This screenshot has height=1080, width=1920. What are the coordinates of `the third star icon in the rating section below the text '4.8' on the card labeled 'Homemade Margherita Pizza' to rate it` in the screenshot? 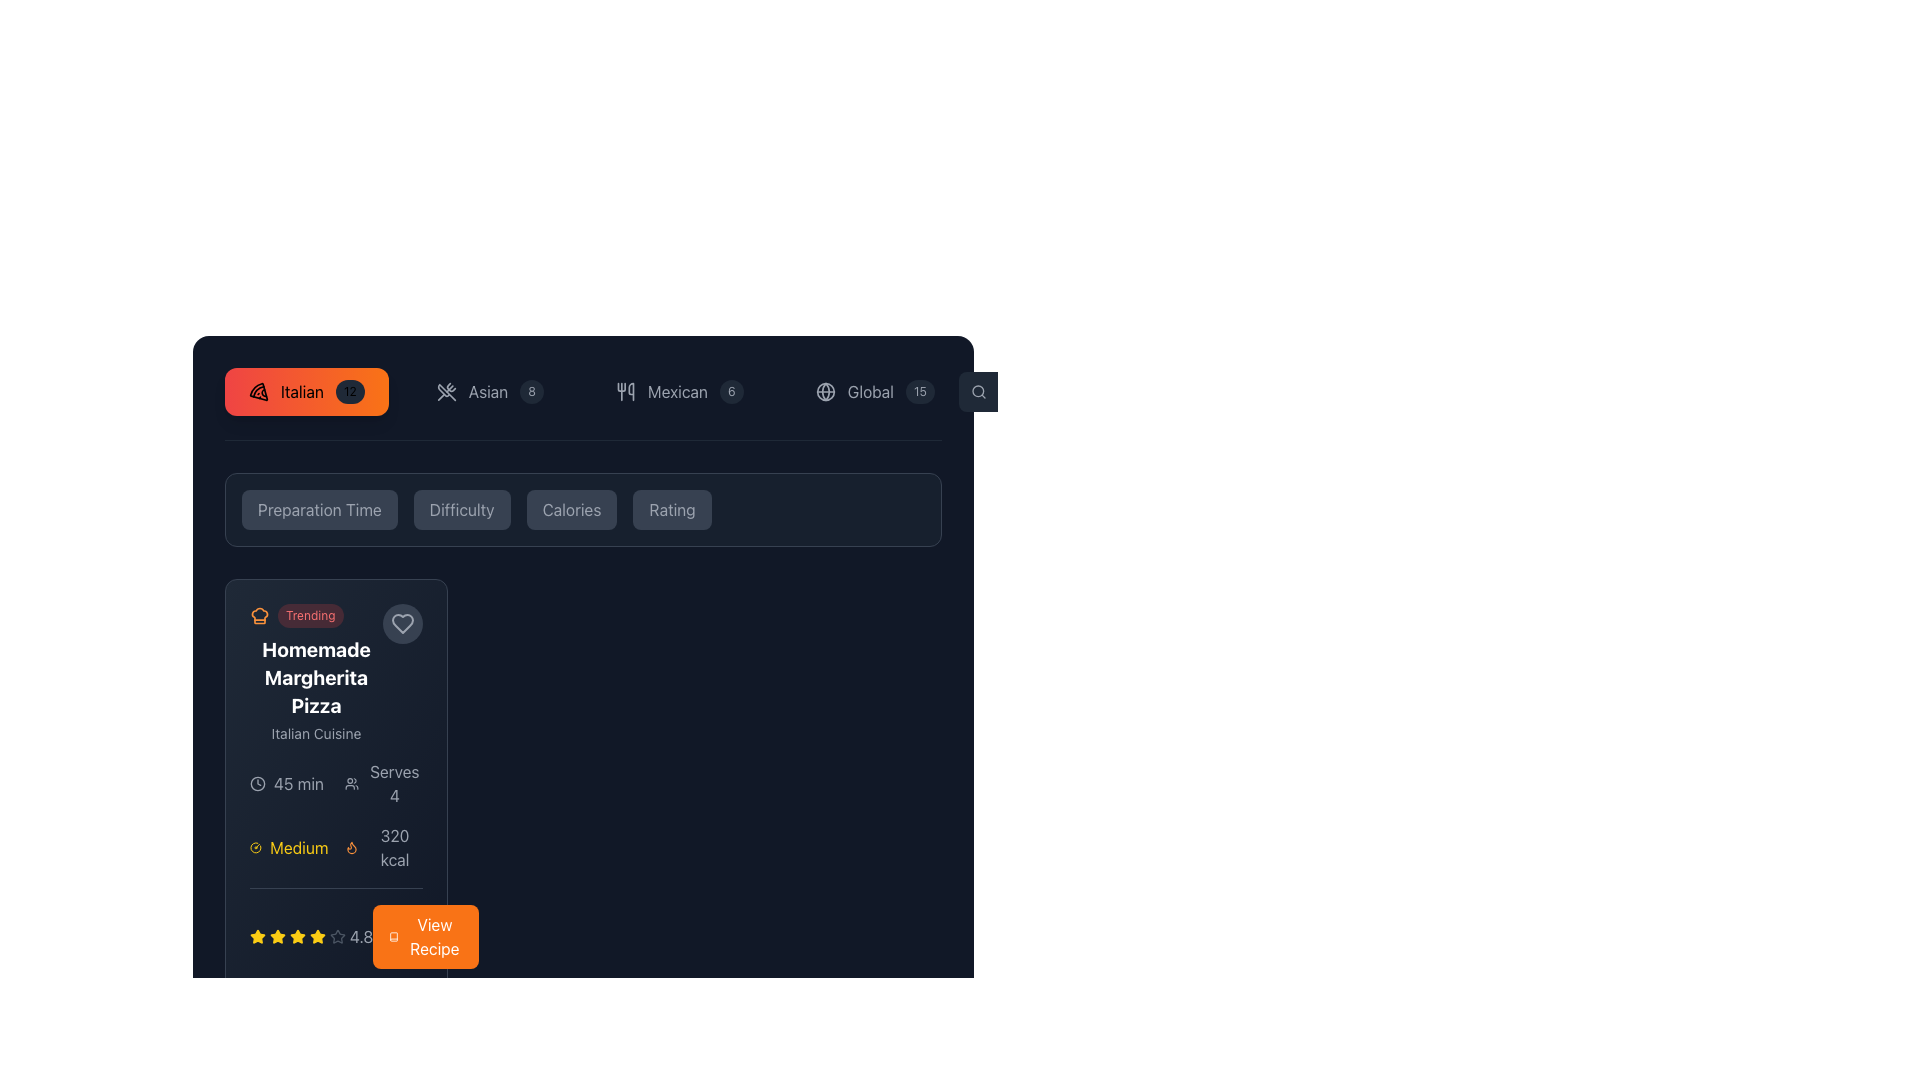 It's located at (277, 936).